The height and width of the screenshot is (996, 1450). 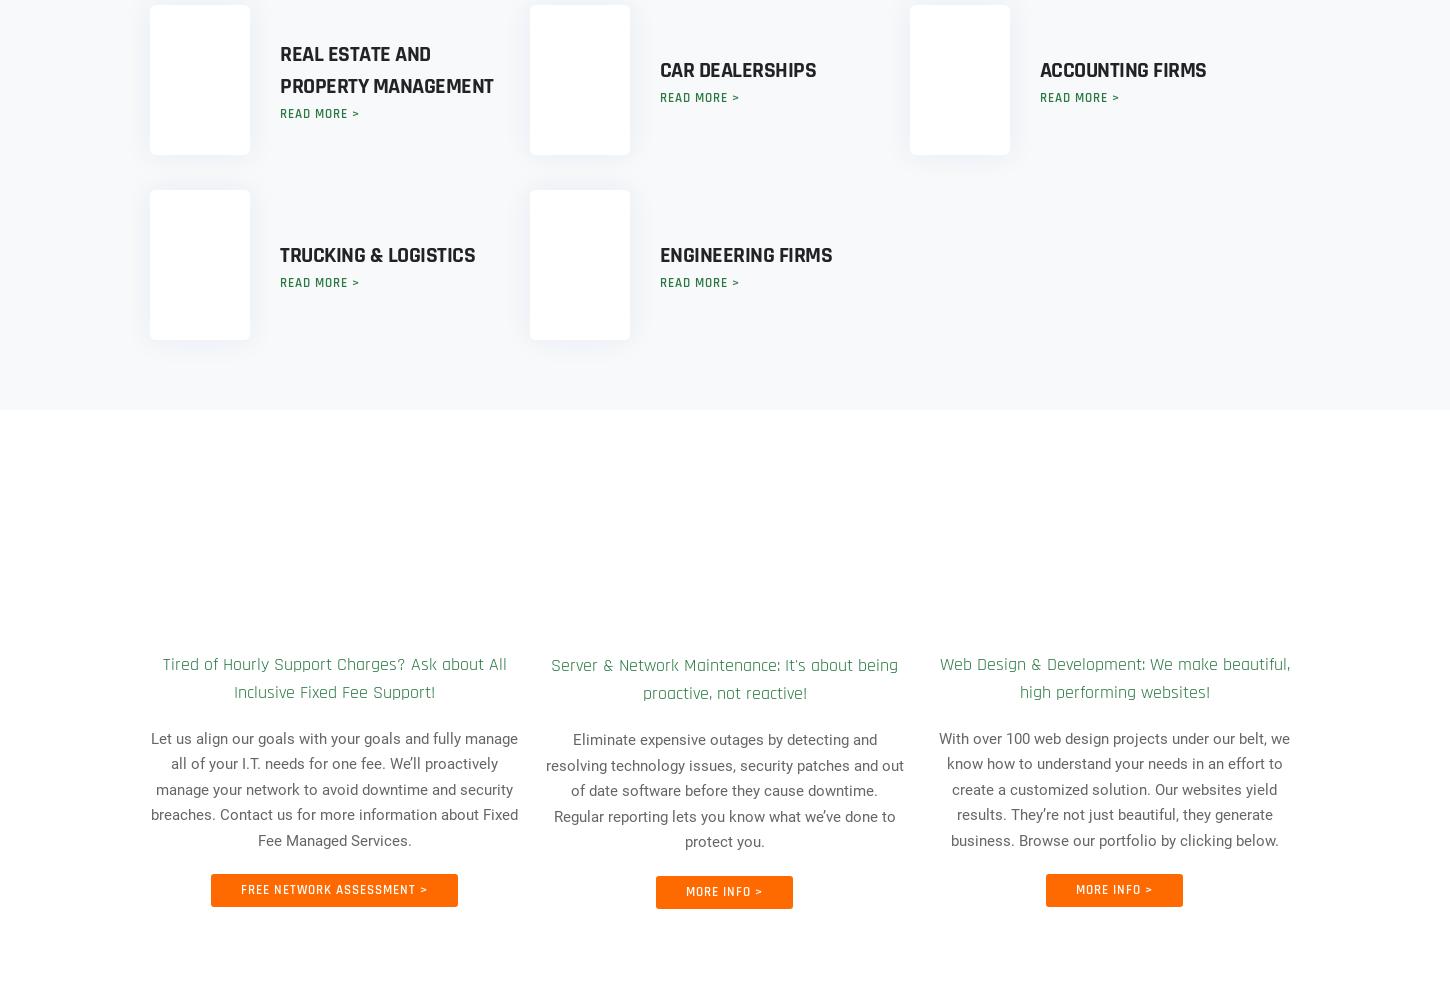 I want to click on 'TRUCKING & LOGISTICS', so click(x=376, y=255).